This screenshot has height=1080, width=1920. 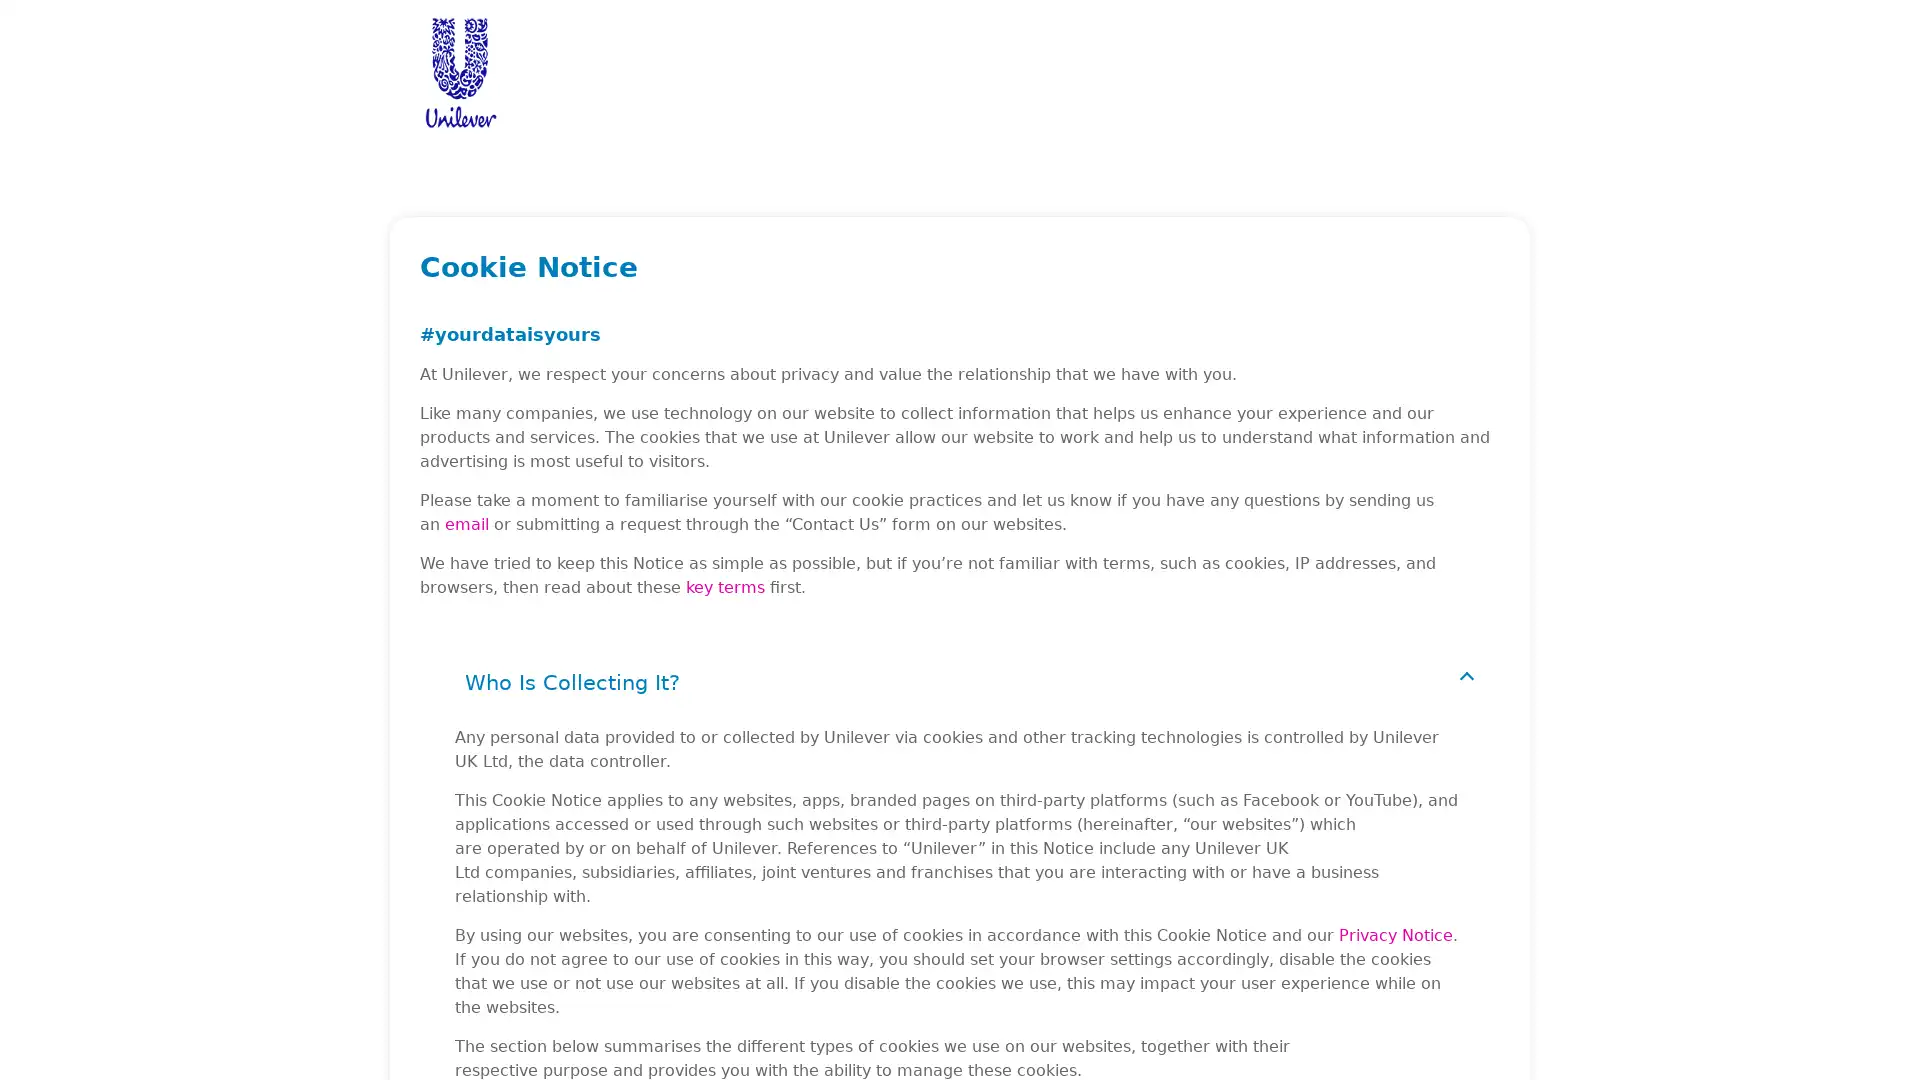 What do you see at coordinates (960, 681) in the screenshot?
I see `Who Is Collecting It?` at bounding box center [960, 681].